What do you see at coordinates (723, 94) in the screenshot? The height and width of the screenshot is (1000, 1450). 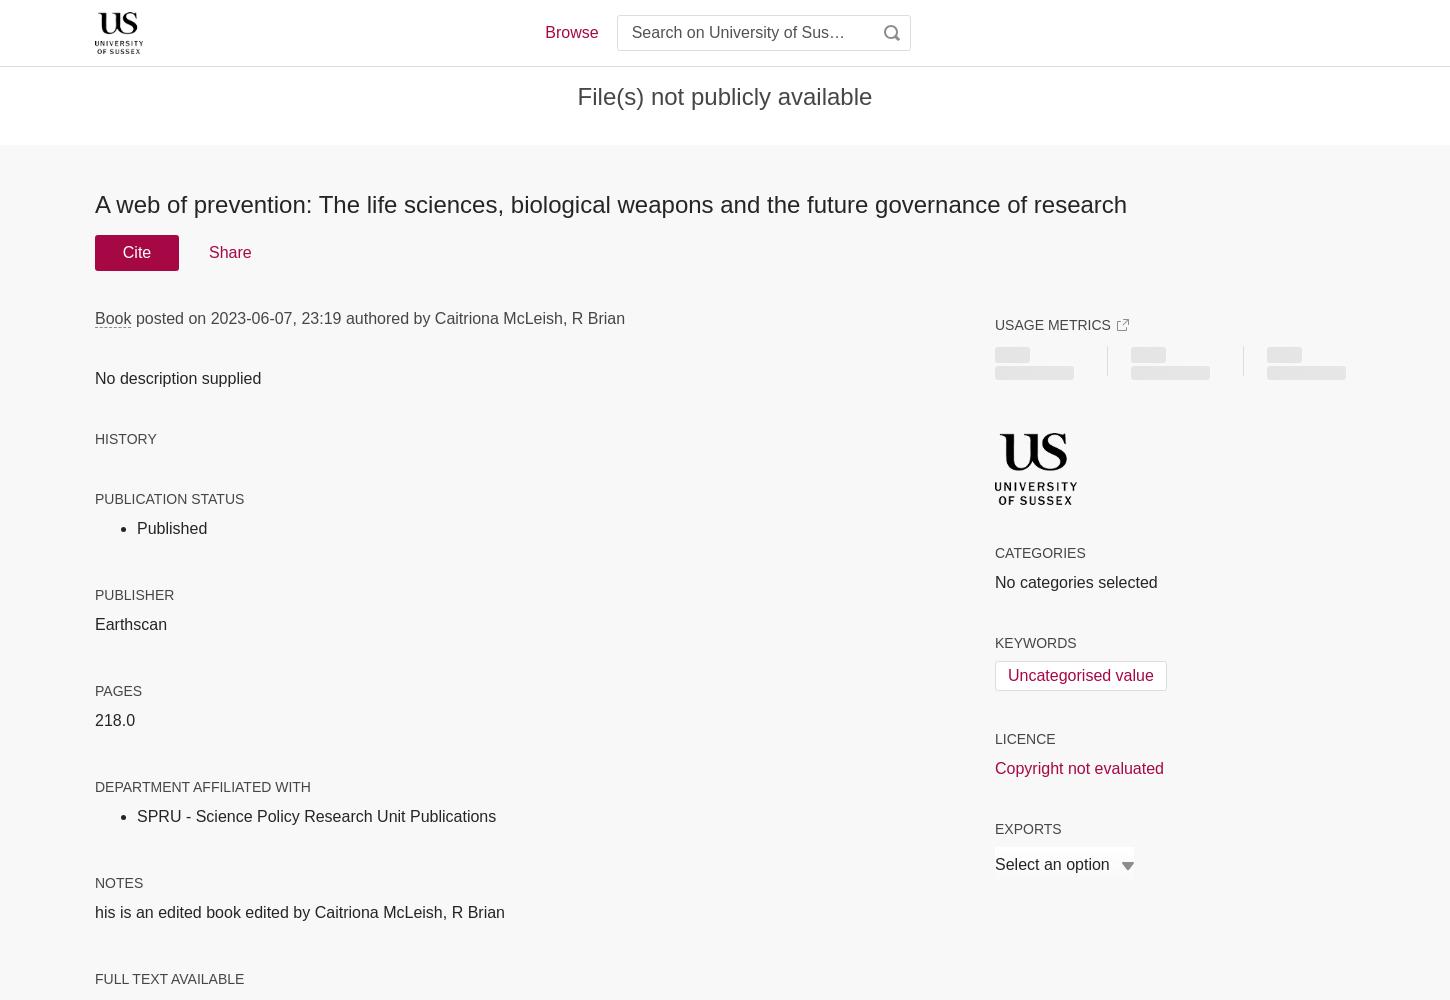 I see `'File(s) not publicly available'` at bounding box center [723, 94].